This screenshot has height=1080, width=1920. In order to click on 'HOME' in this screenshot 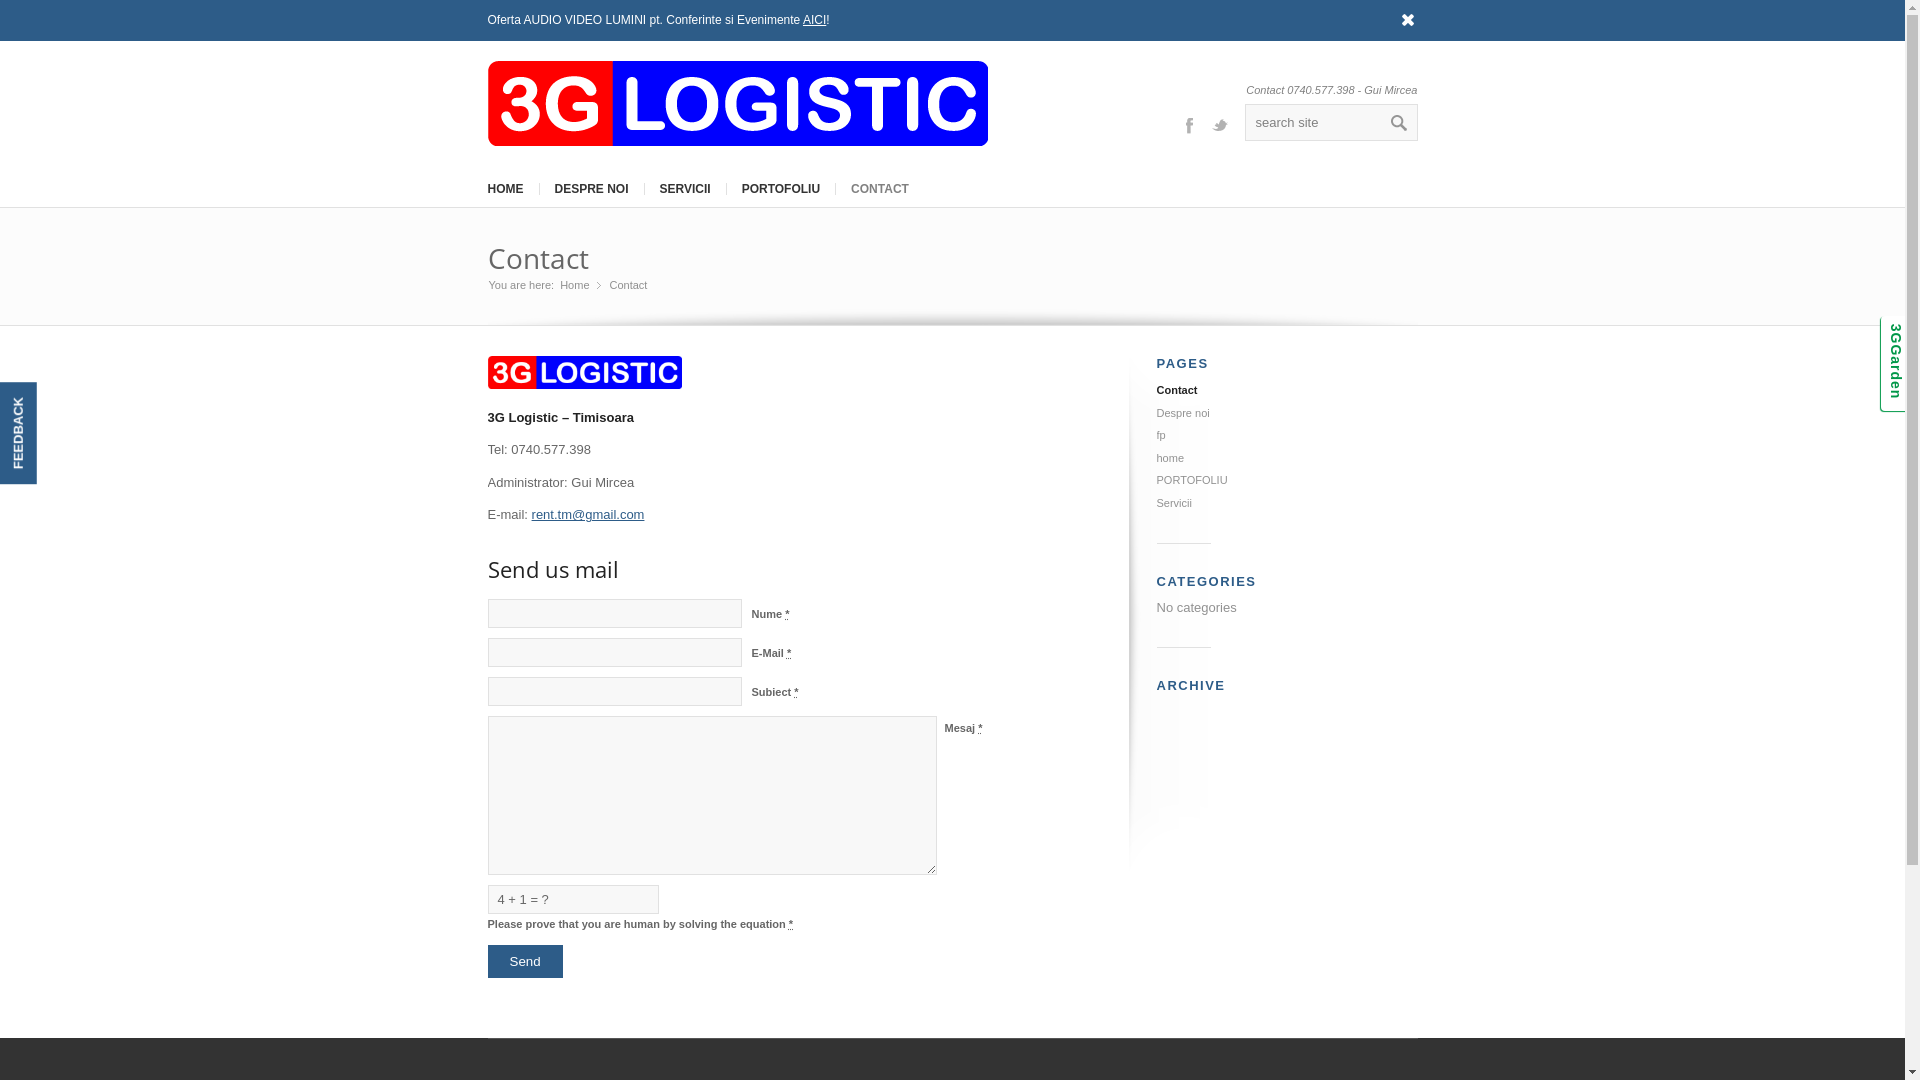, I will do `click(504, 189)`.